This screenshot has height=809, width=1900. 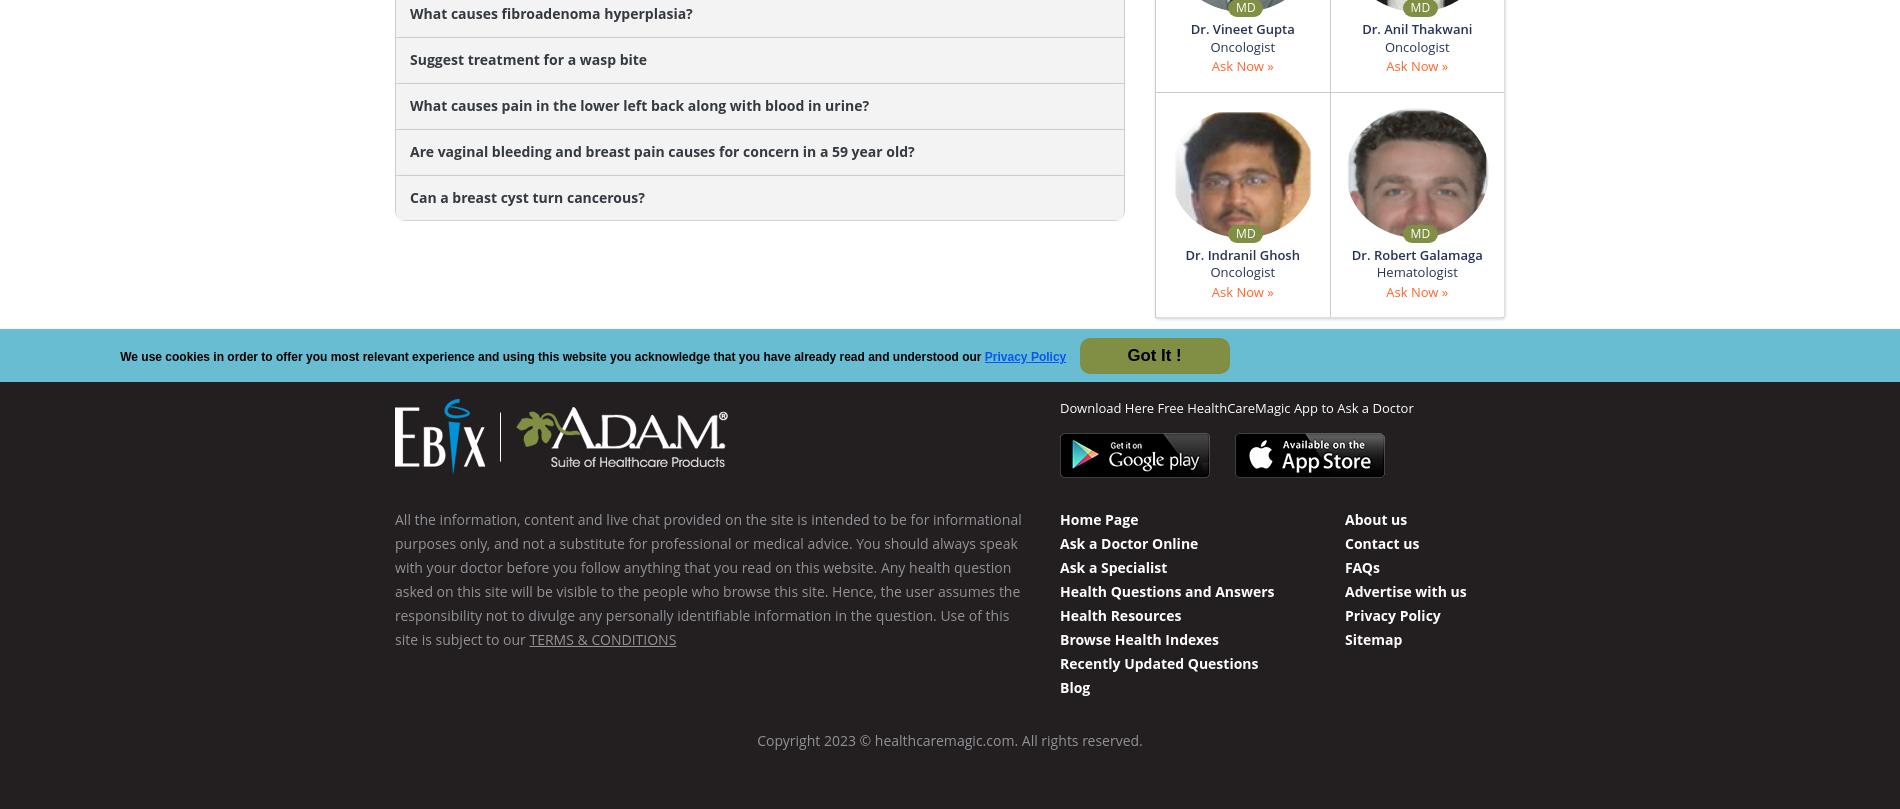 I want to click on 'Terms & Conditions', so click(x=602, y=638).